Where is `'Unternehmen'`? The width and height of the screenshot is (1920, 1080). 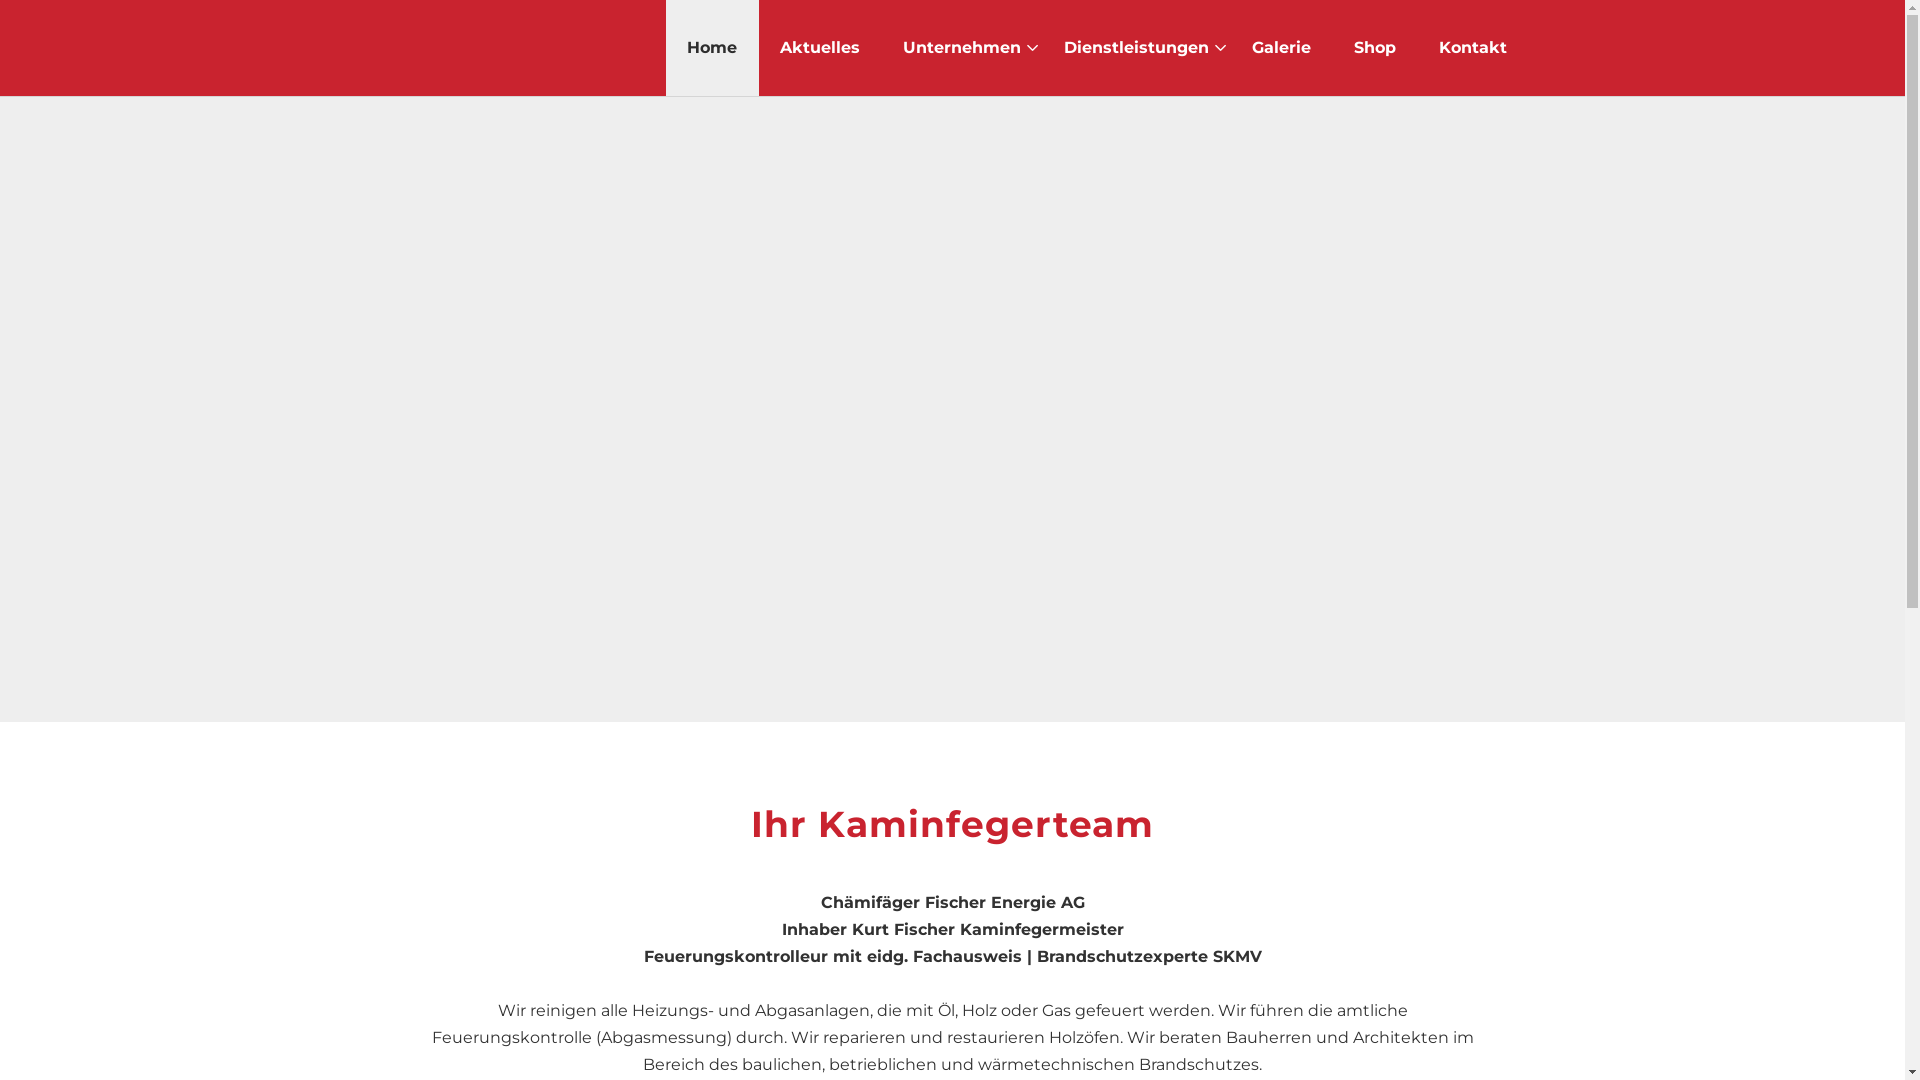 'Unternehmen' is located at coordinates (960, 46).